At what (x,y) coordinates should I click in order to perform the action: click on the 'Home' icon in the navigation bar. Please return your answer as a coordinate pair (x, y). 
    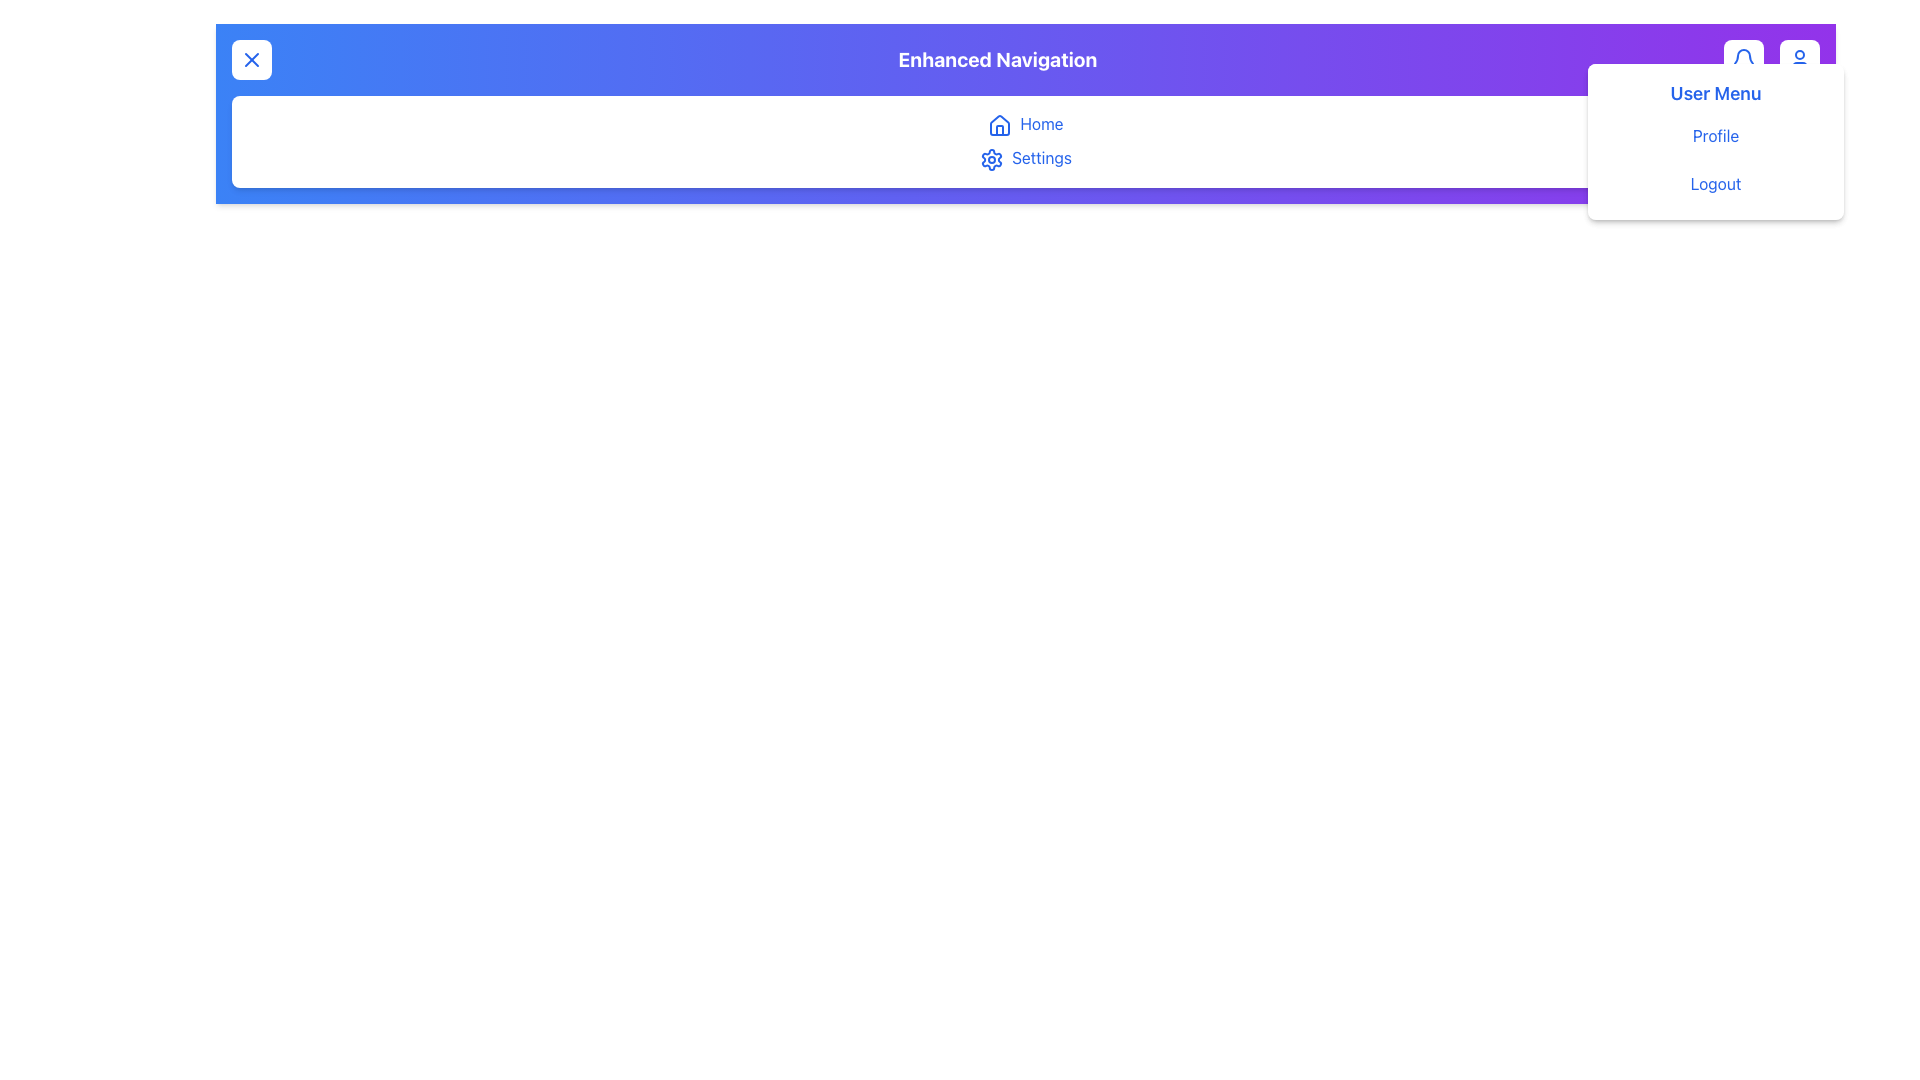
    Looking at the image, I should click on (1000, 125).